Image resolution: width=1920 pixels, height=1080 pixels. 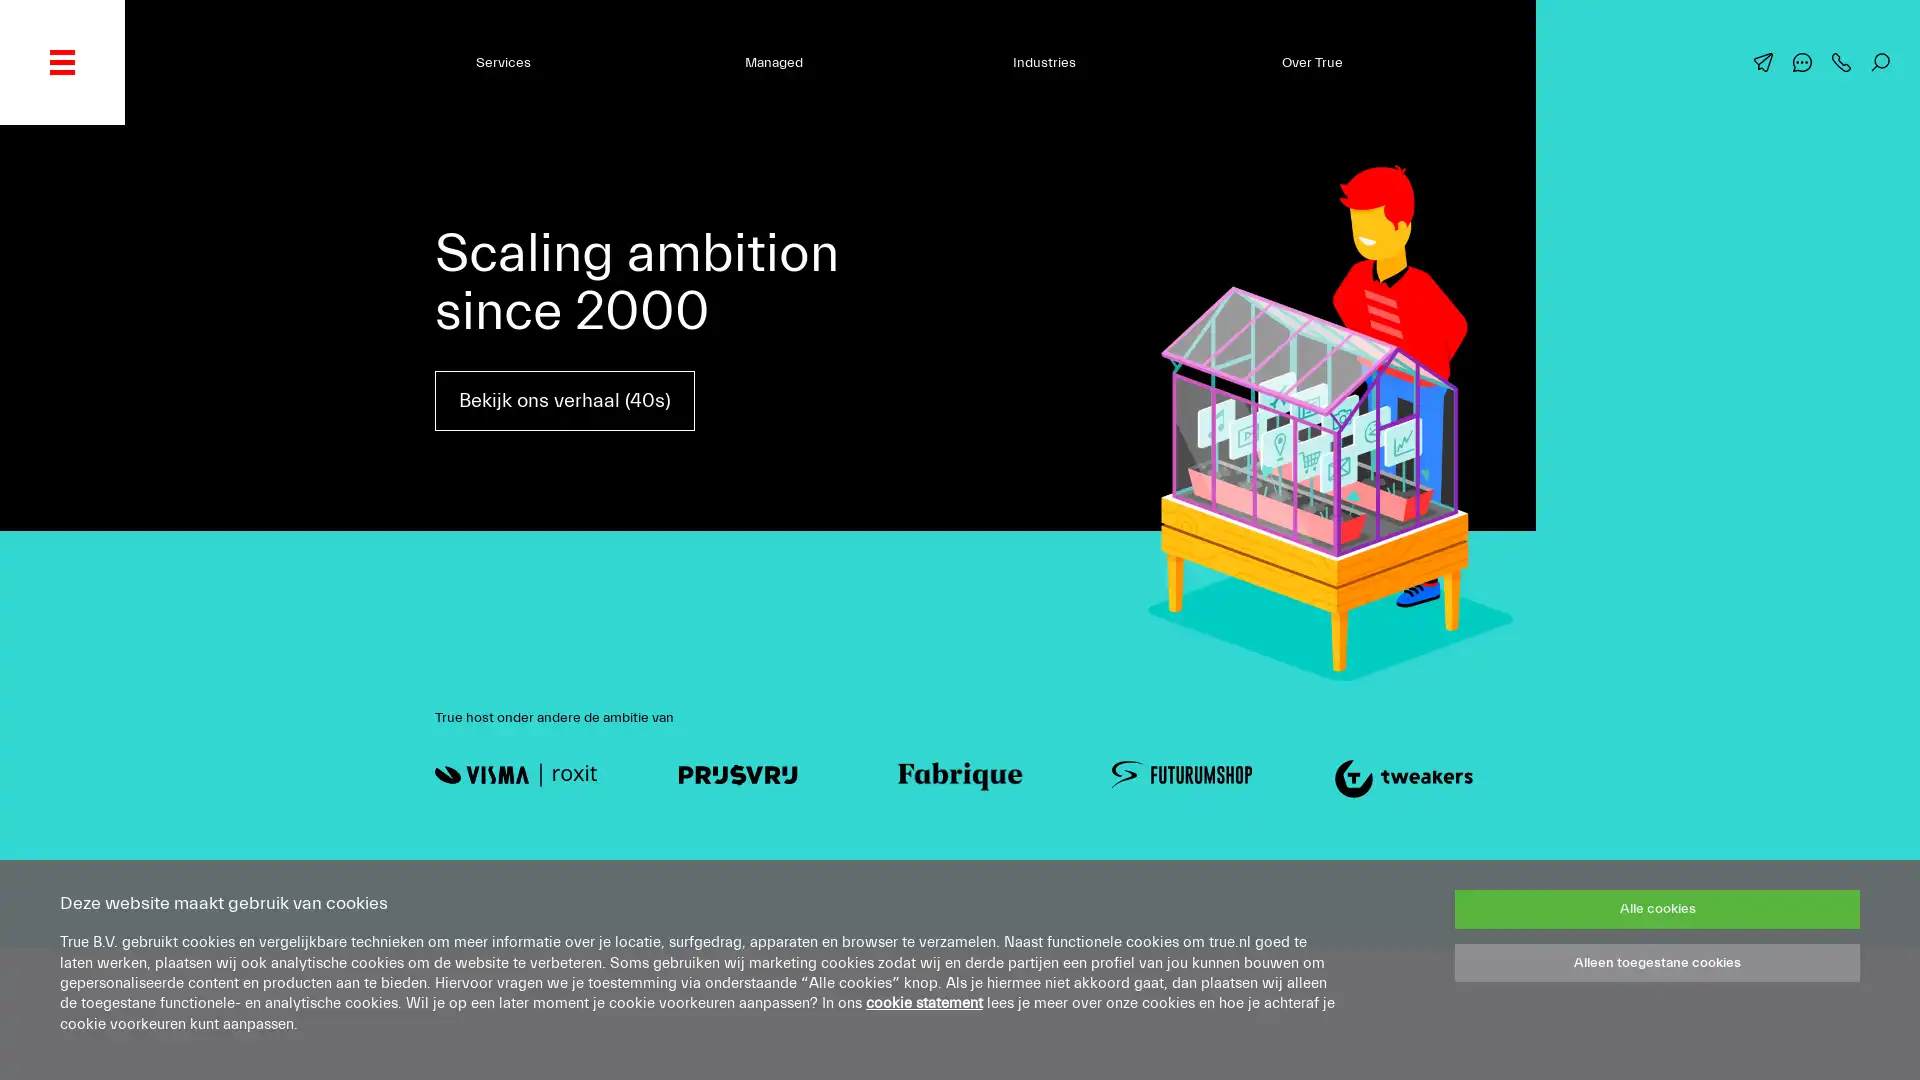 What do you see at coordinates (1812, 61) in the screenshot?
I see `Chat met ons` at bounding box center [1812, 61].